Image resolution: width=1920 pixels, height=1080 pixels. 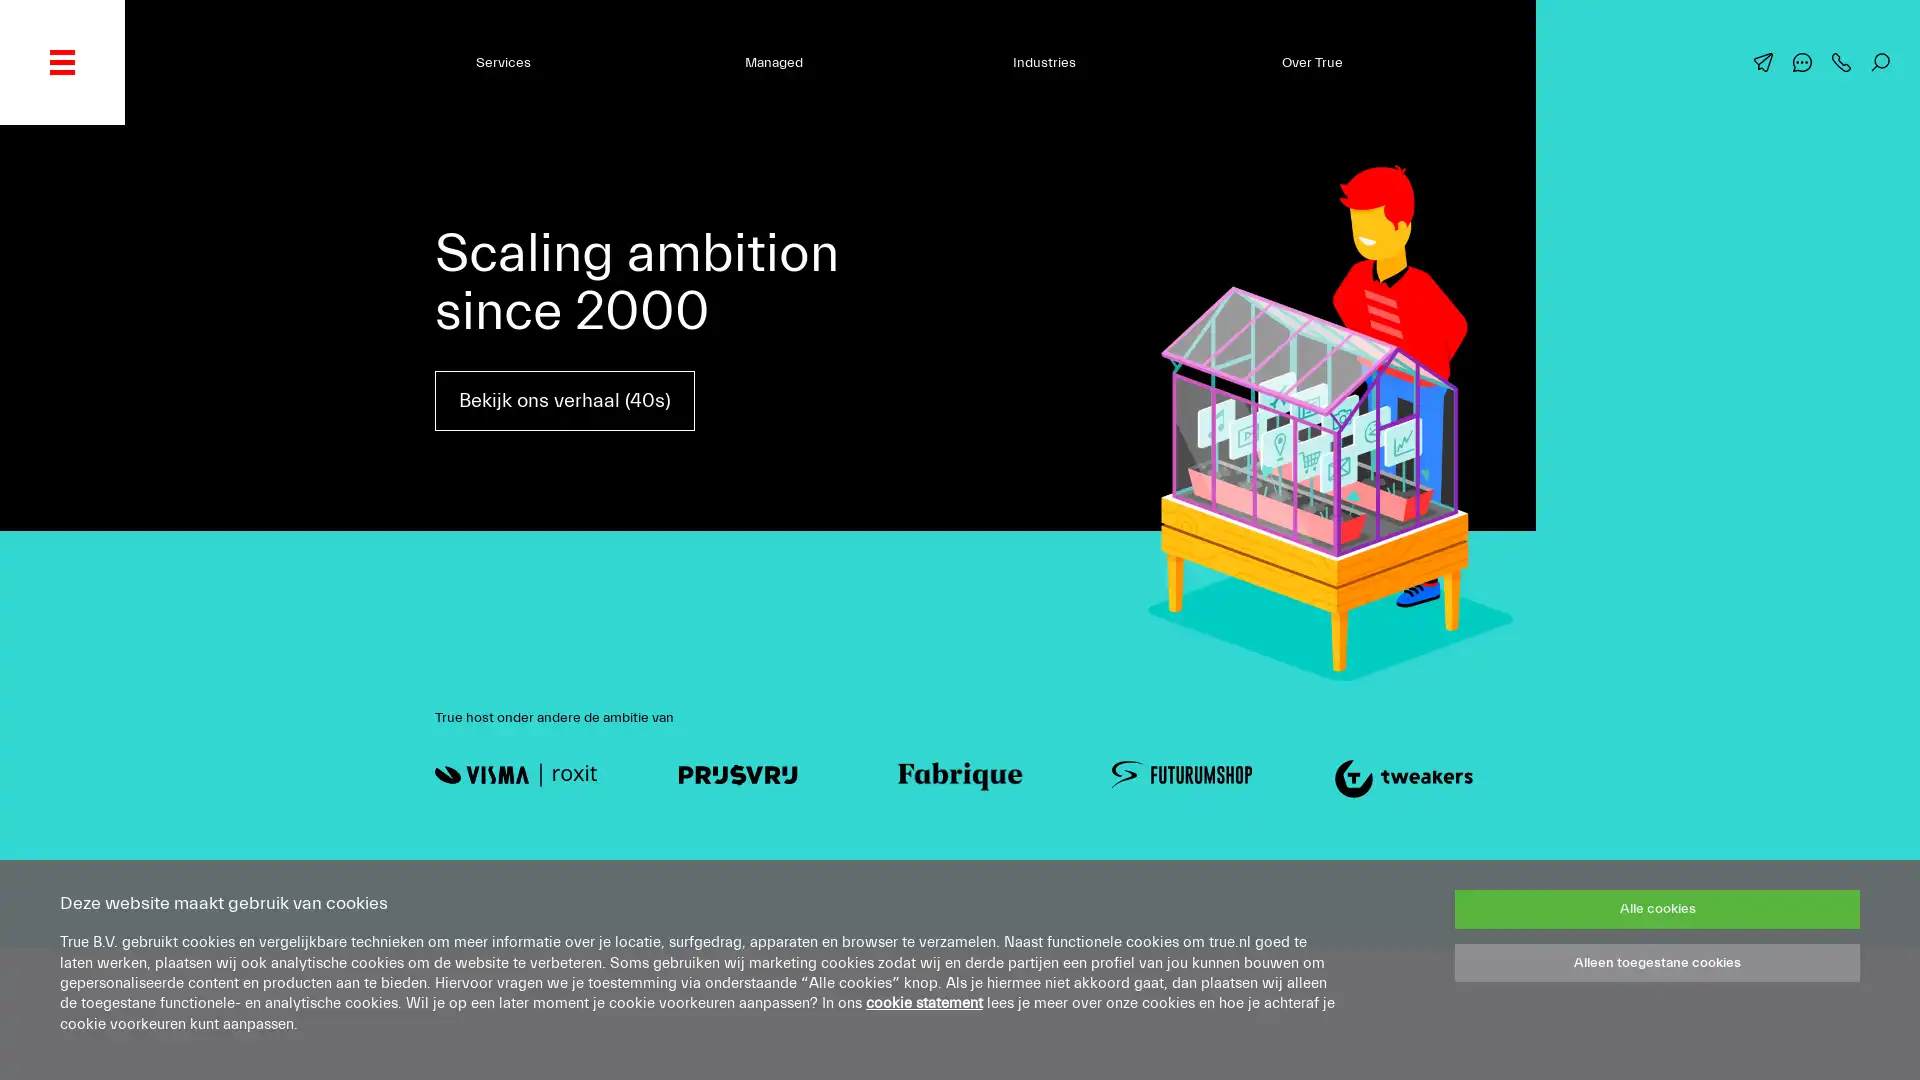 What do you see at coordinates (1812, 61) in the screenshot?
I see `Chat met ons` at bounding box center [1812, 61].